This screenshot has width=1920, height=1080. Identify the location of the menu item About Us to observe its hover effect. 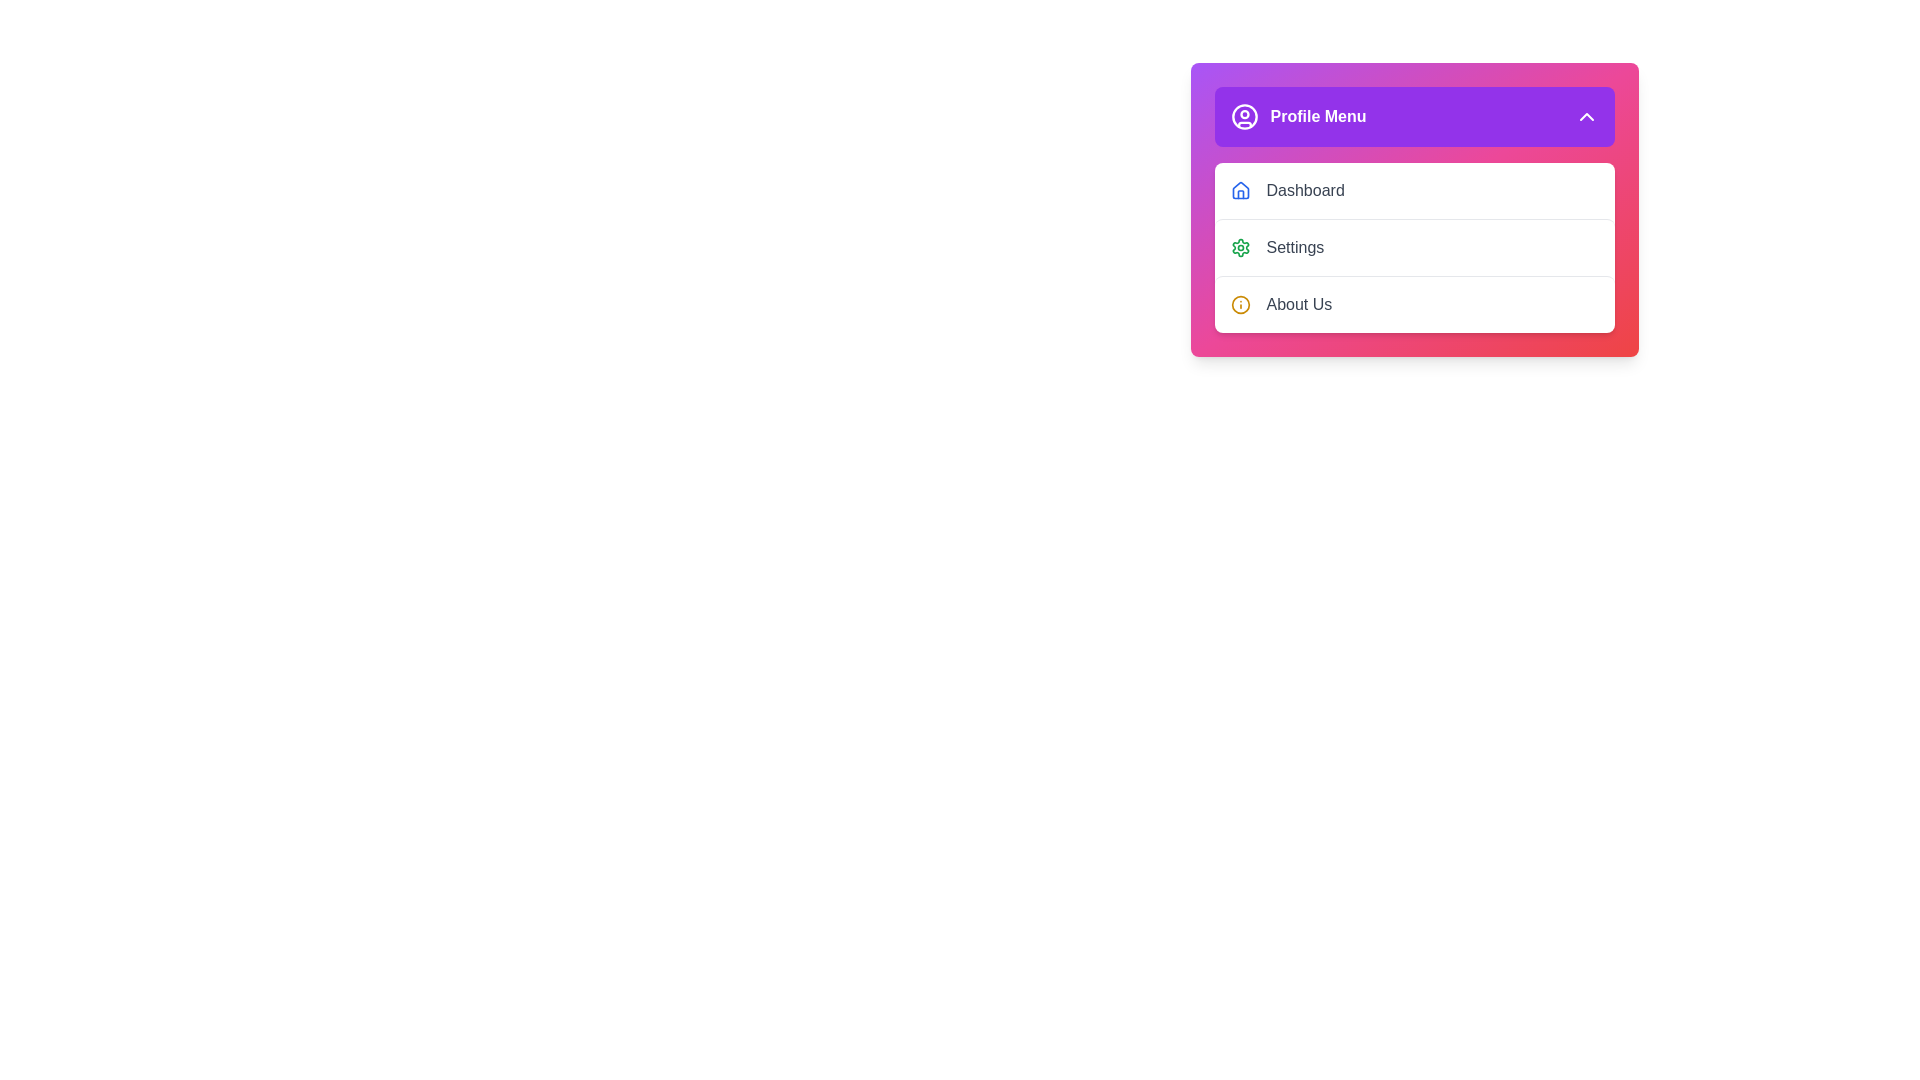
(1413, 304).